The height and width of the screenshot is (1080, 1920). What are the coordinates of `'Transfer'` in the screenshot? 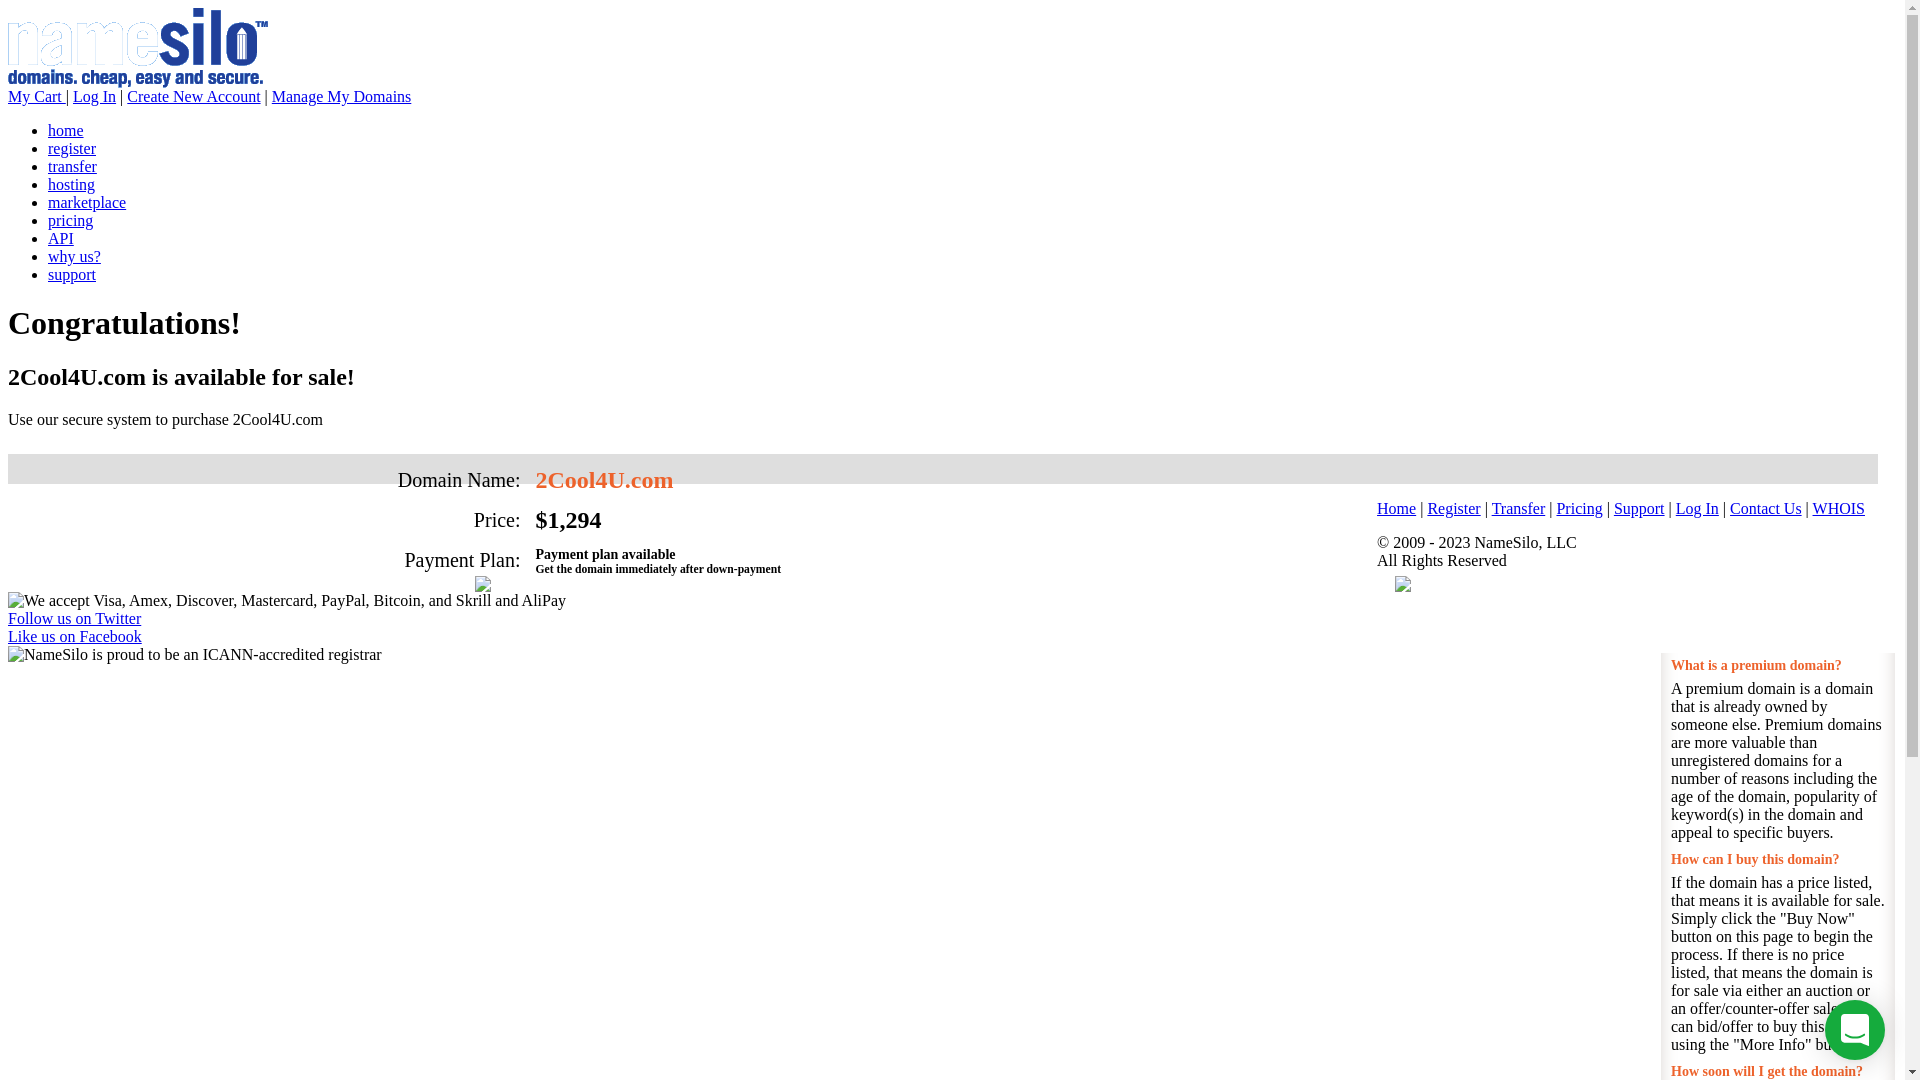 It's located at (1492, 507).